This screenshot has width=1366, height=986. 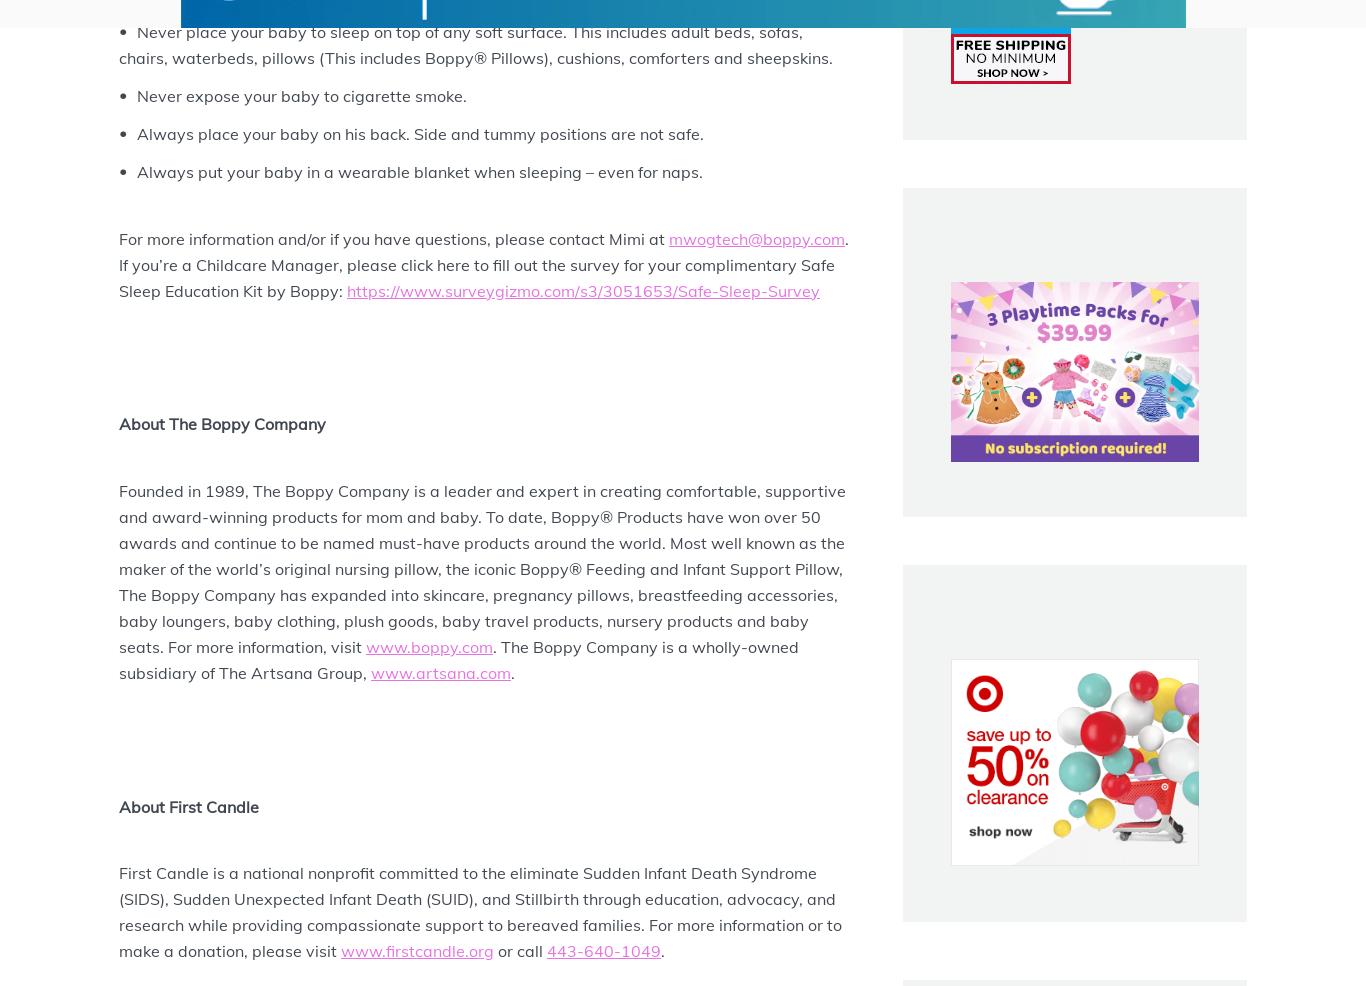 What do you see at coordinates (439, 672) in the screenshot?
I see `'www.artsana.com'` at bounding box center [439, 672].